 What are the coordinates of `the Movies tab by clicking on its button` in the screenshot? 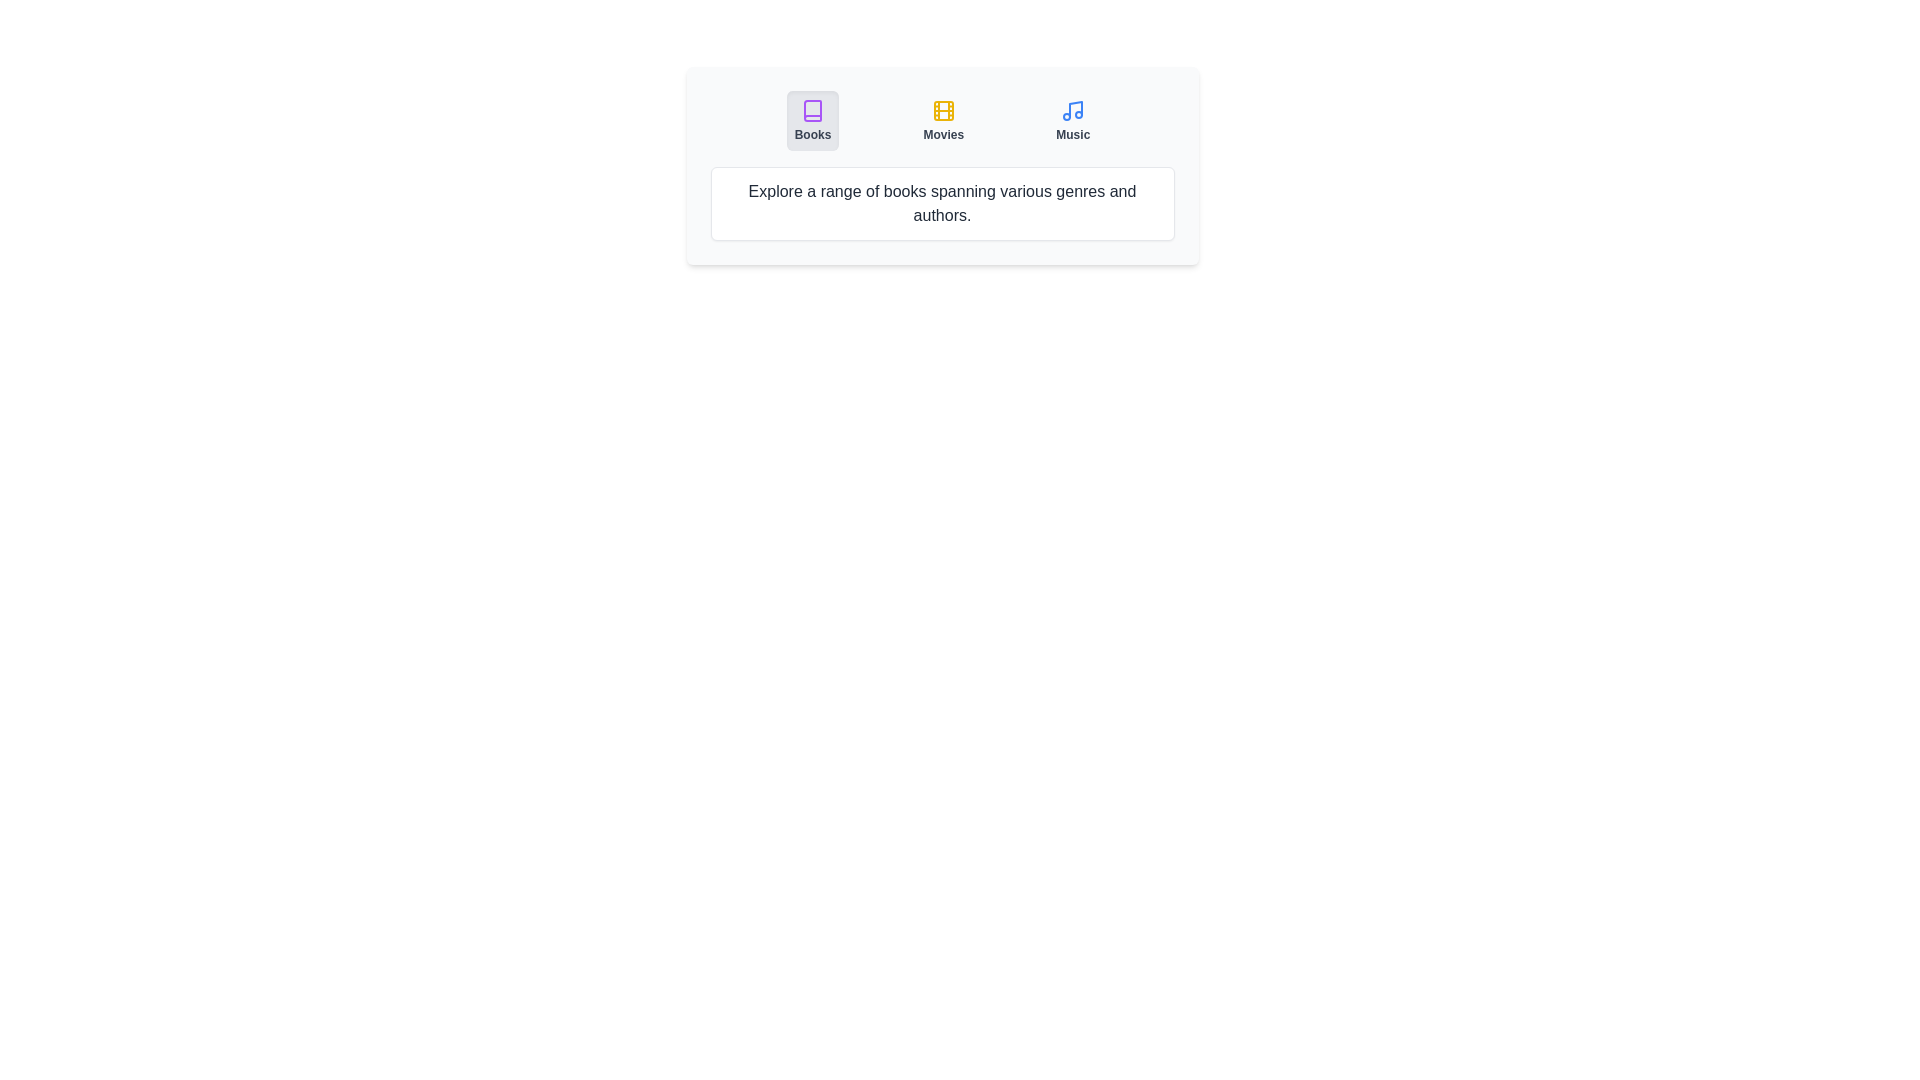 It's located at (942, 120).